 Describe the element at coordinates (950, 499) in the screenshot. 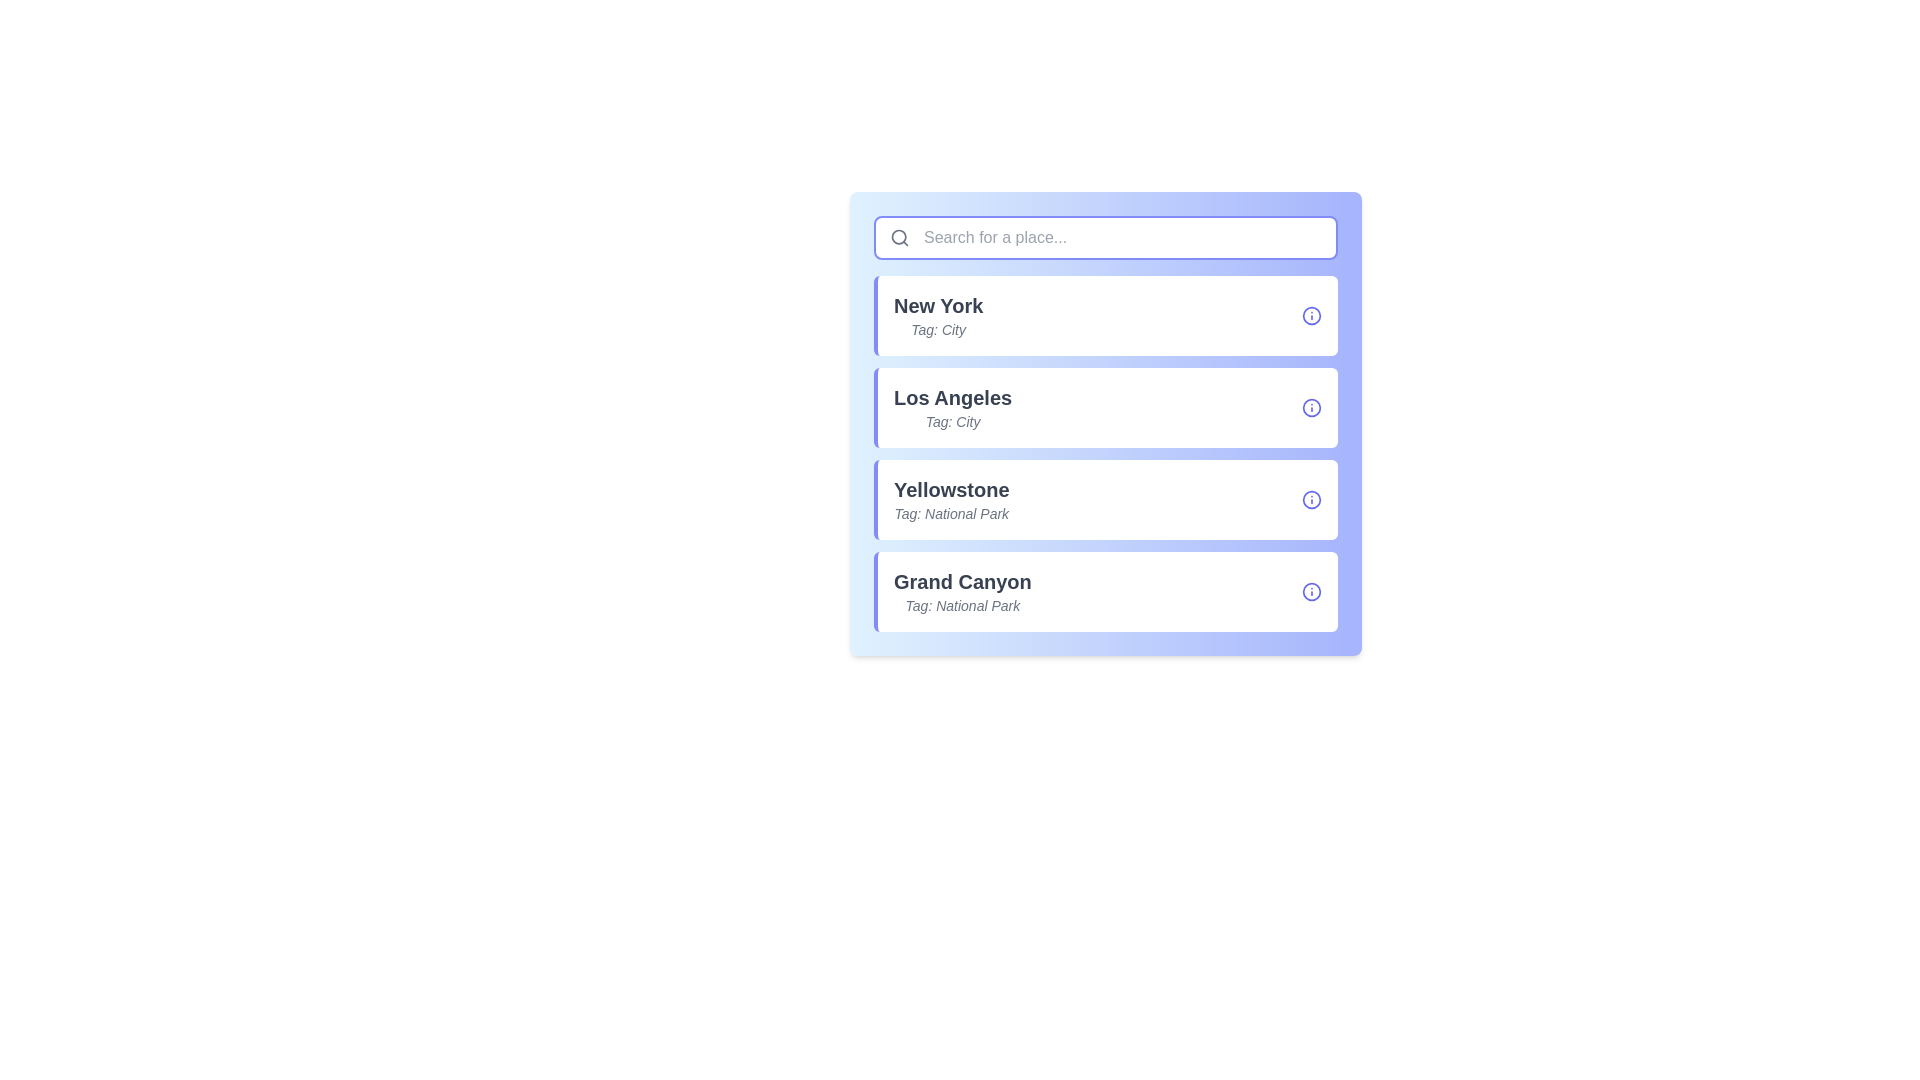

I see `contents of the label displaying 'Yellowstone' and its category 'National Park' located in the third list item of the vertical selection menu` at that location.